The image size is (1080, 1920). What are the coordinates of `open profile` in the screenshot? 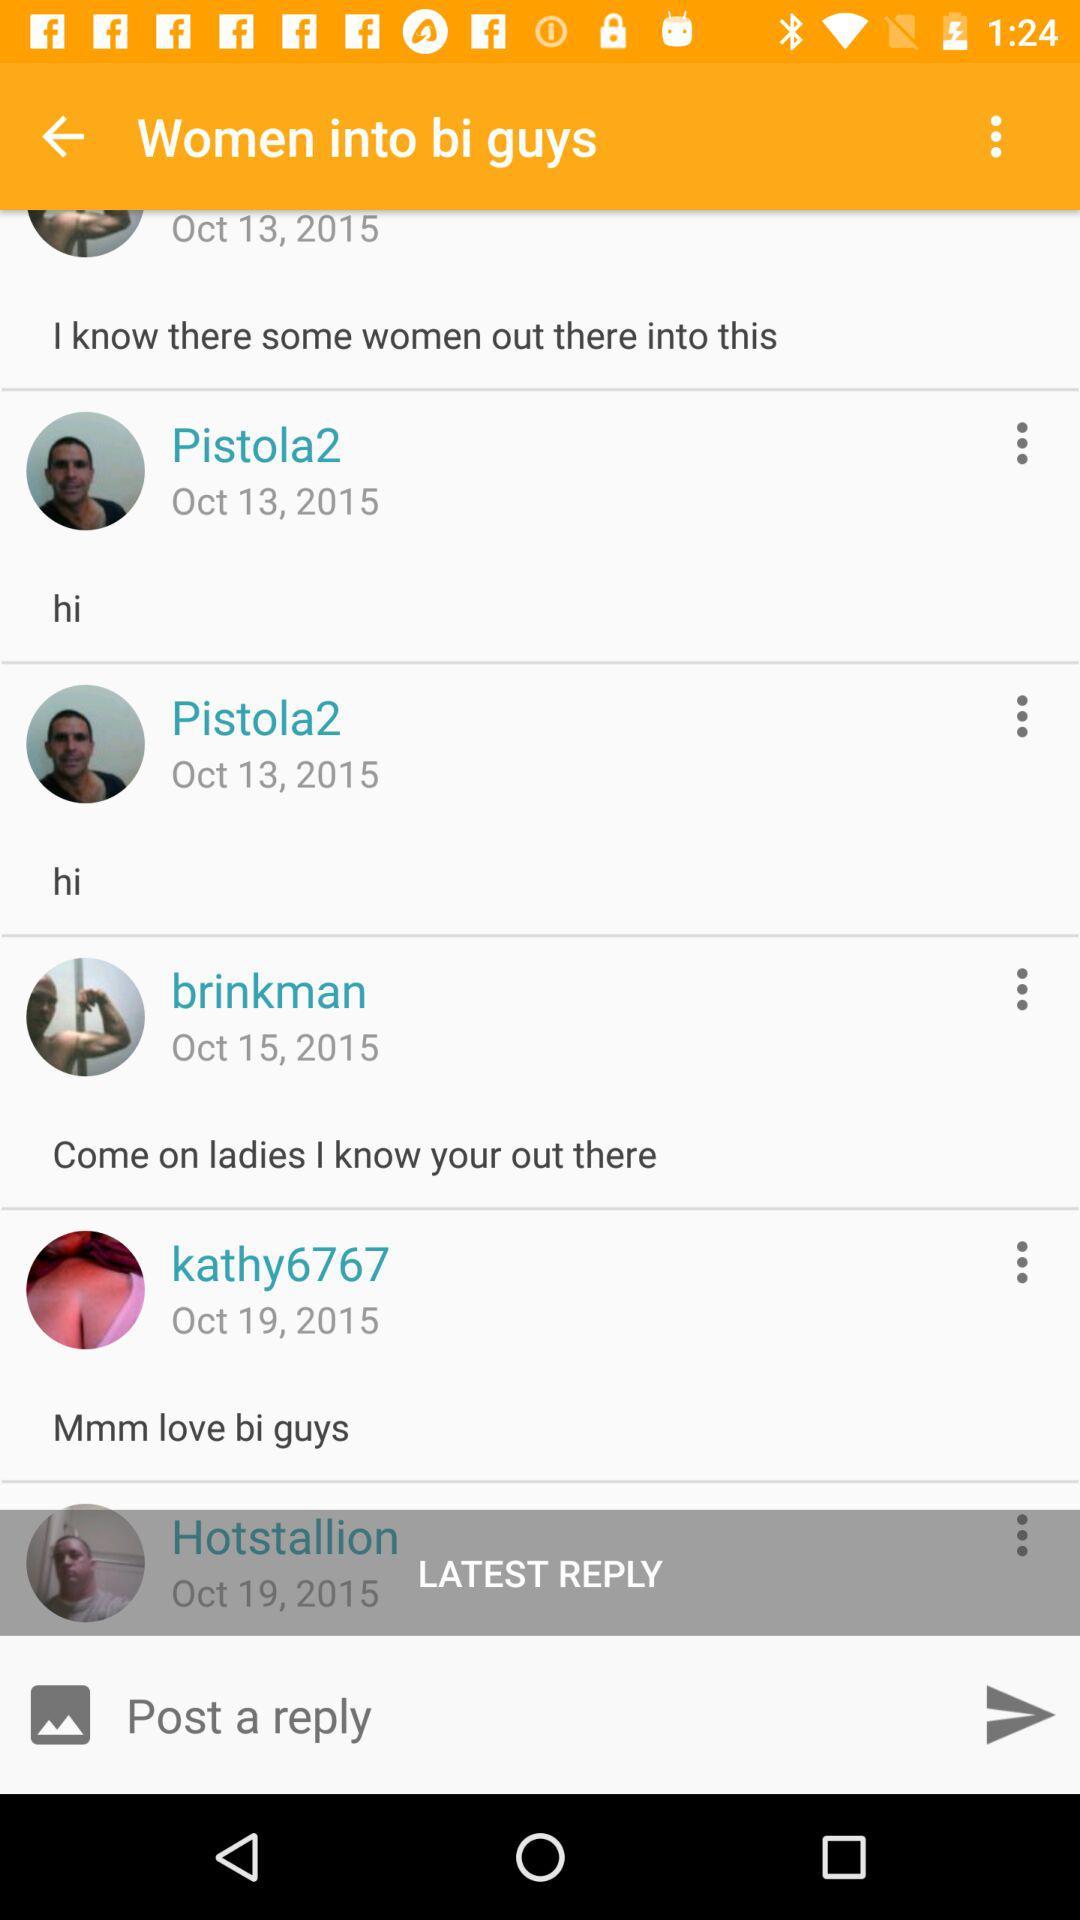 It's located at (84, 1290).